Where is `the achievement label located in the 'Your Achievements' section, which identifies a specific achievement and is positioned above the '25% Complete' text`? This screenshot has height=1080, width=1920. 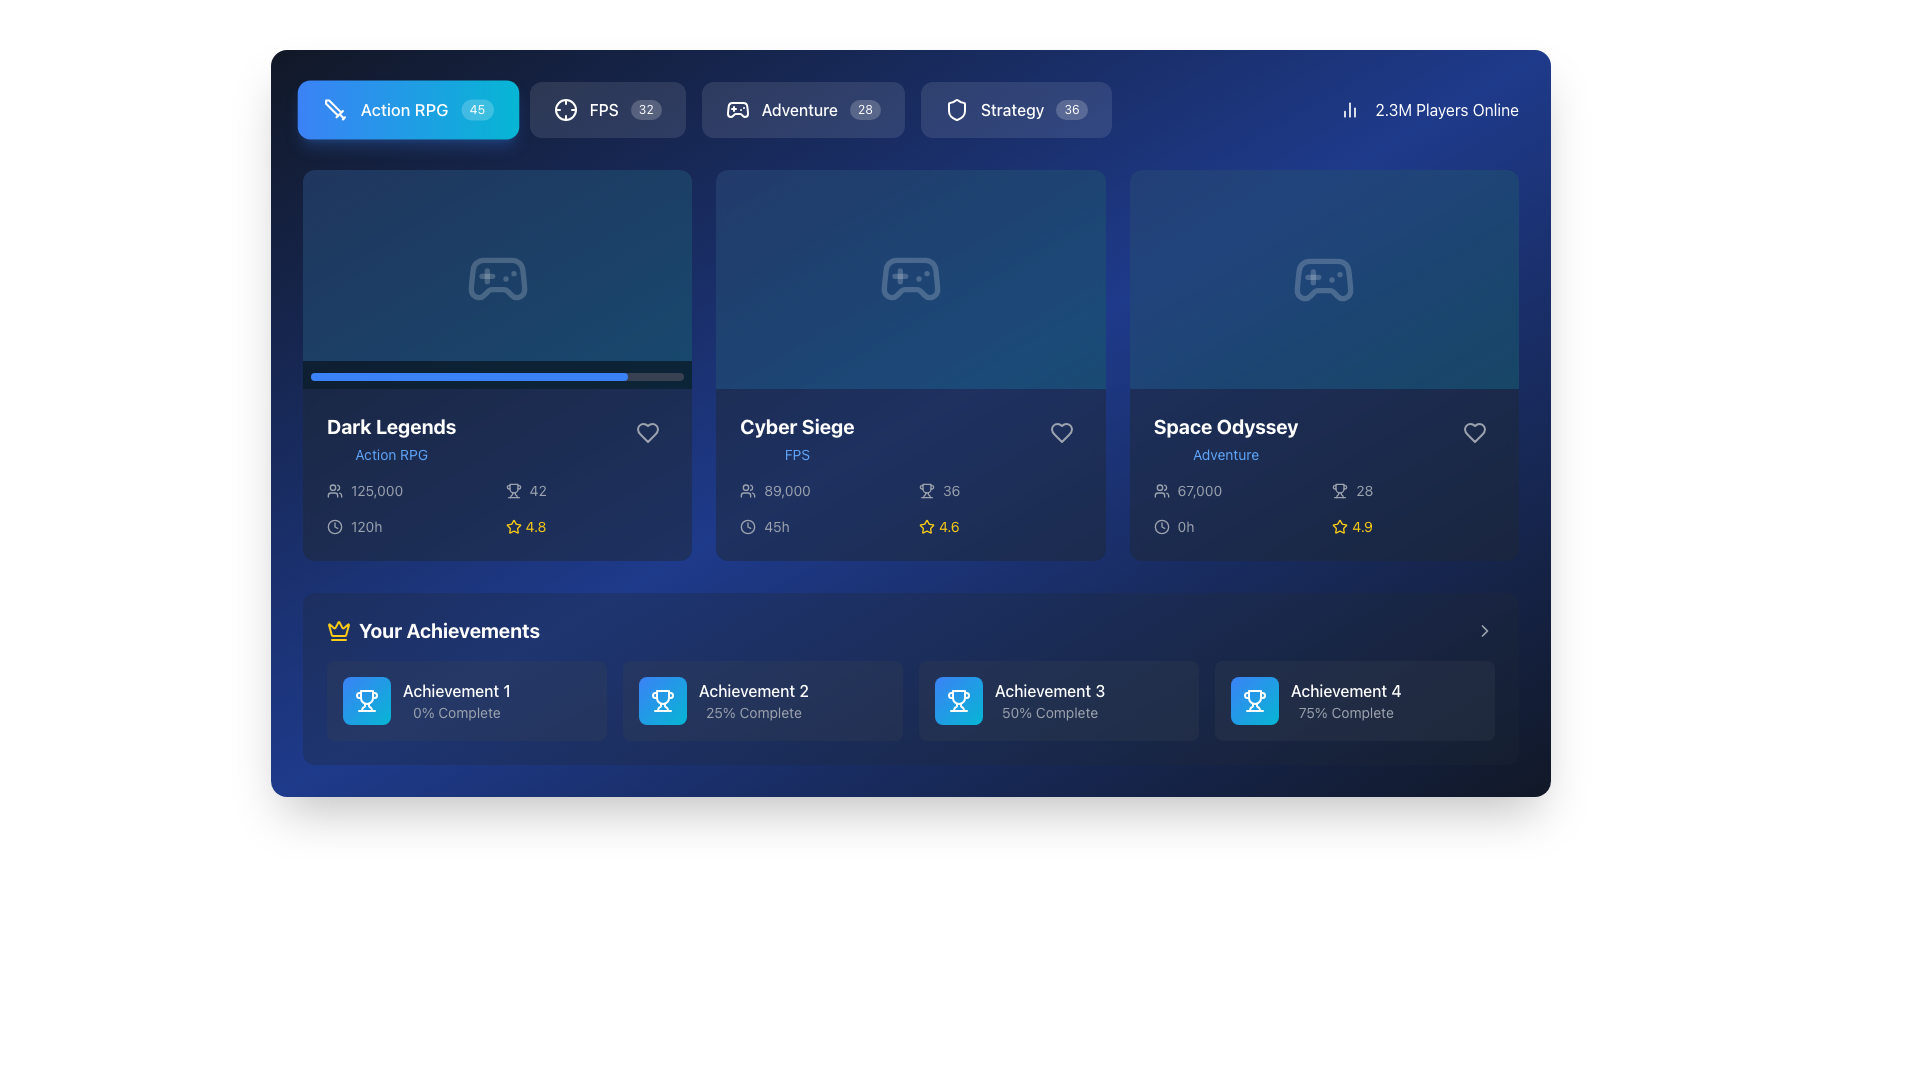 the achievement label located in the 'Your Achievements' section, which identifies a specific achievement and is positioned above the '25% Complete' text is located at coordinates (752, 689).